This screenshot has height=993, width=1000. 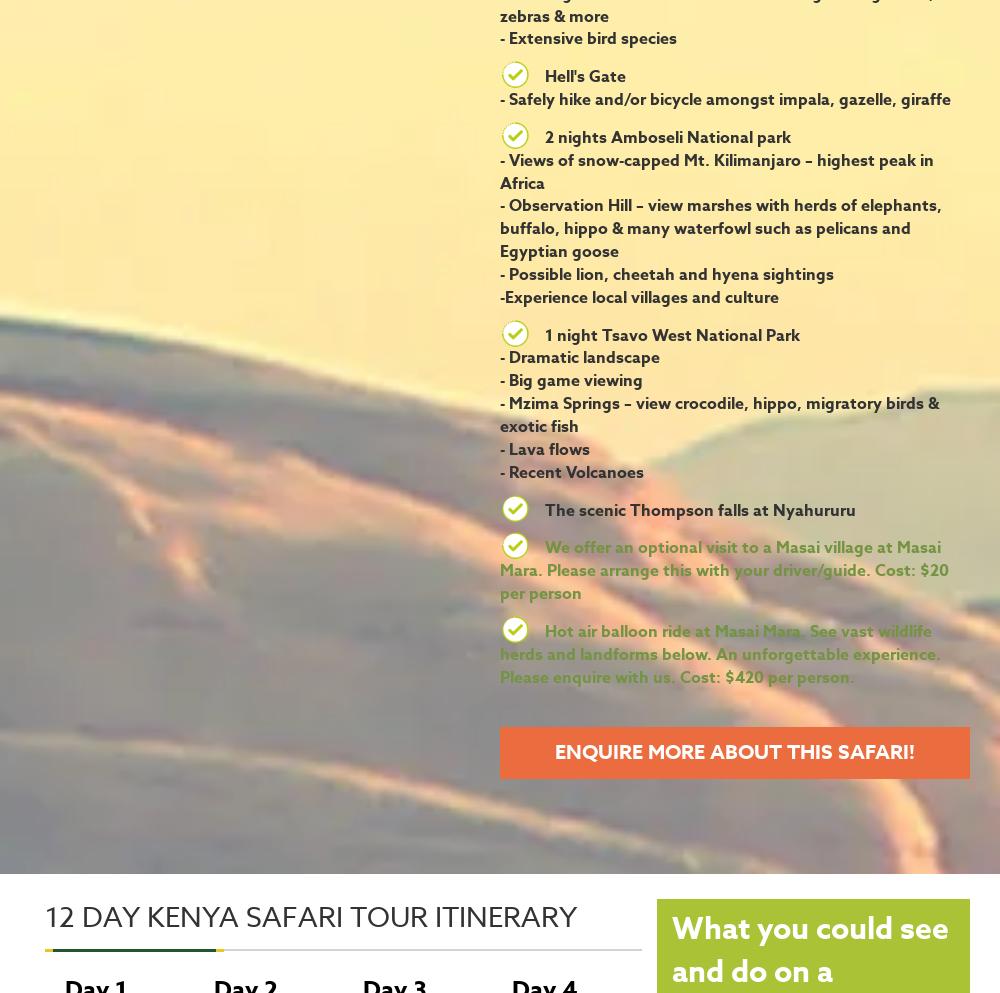 What do you see at coordinates (579, 357) in the screenshot?
I see `'- Dramatic landscape'` at bounding box center [579, 357].